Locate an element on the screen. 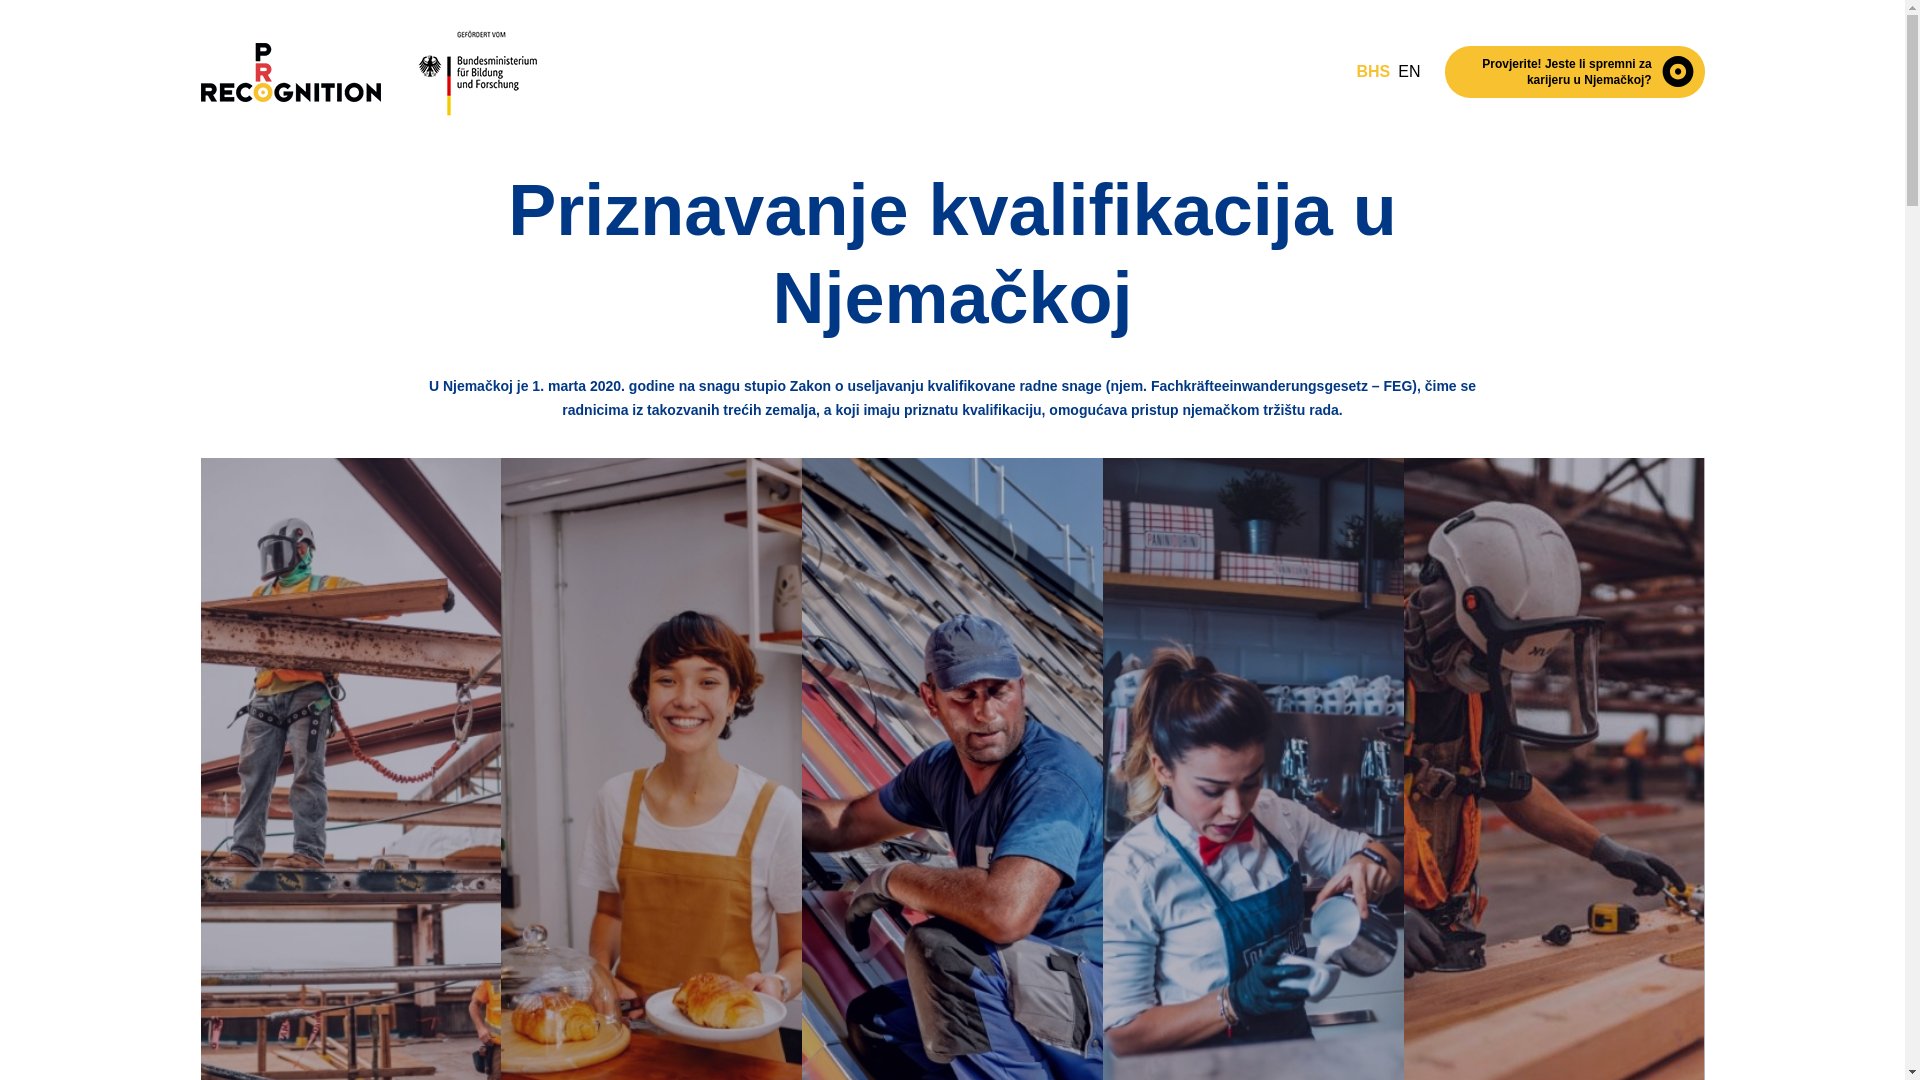 The image size is (1920, 1080). 'EN' is located at coordinates (1408, 71).